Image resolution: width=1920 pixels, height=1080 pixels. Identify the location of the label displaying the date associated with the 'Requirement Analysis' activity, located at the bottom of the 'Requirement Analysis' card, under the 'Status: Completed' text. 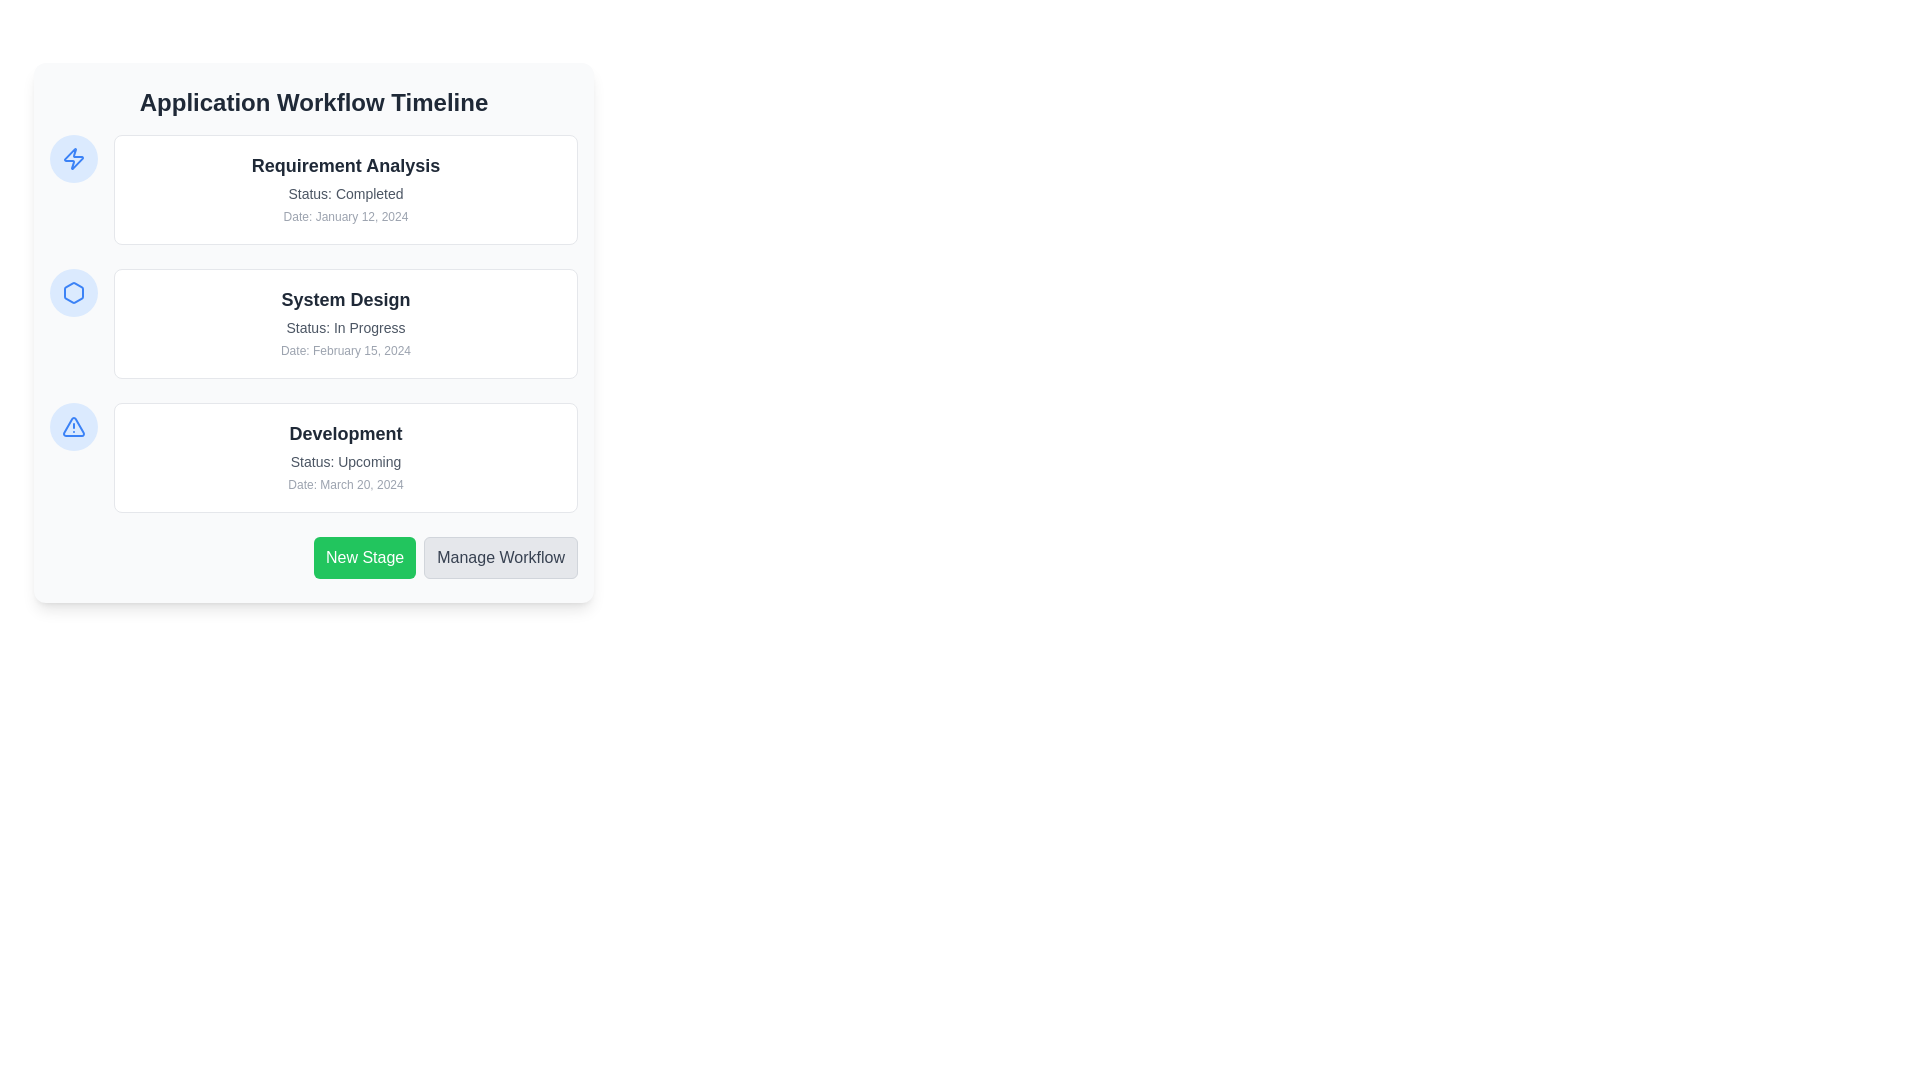
(345, 216).